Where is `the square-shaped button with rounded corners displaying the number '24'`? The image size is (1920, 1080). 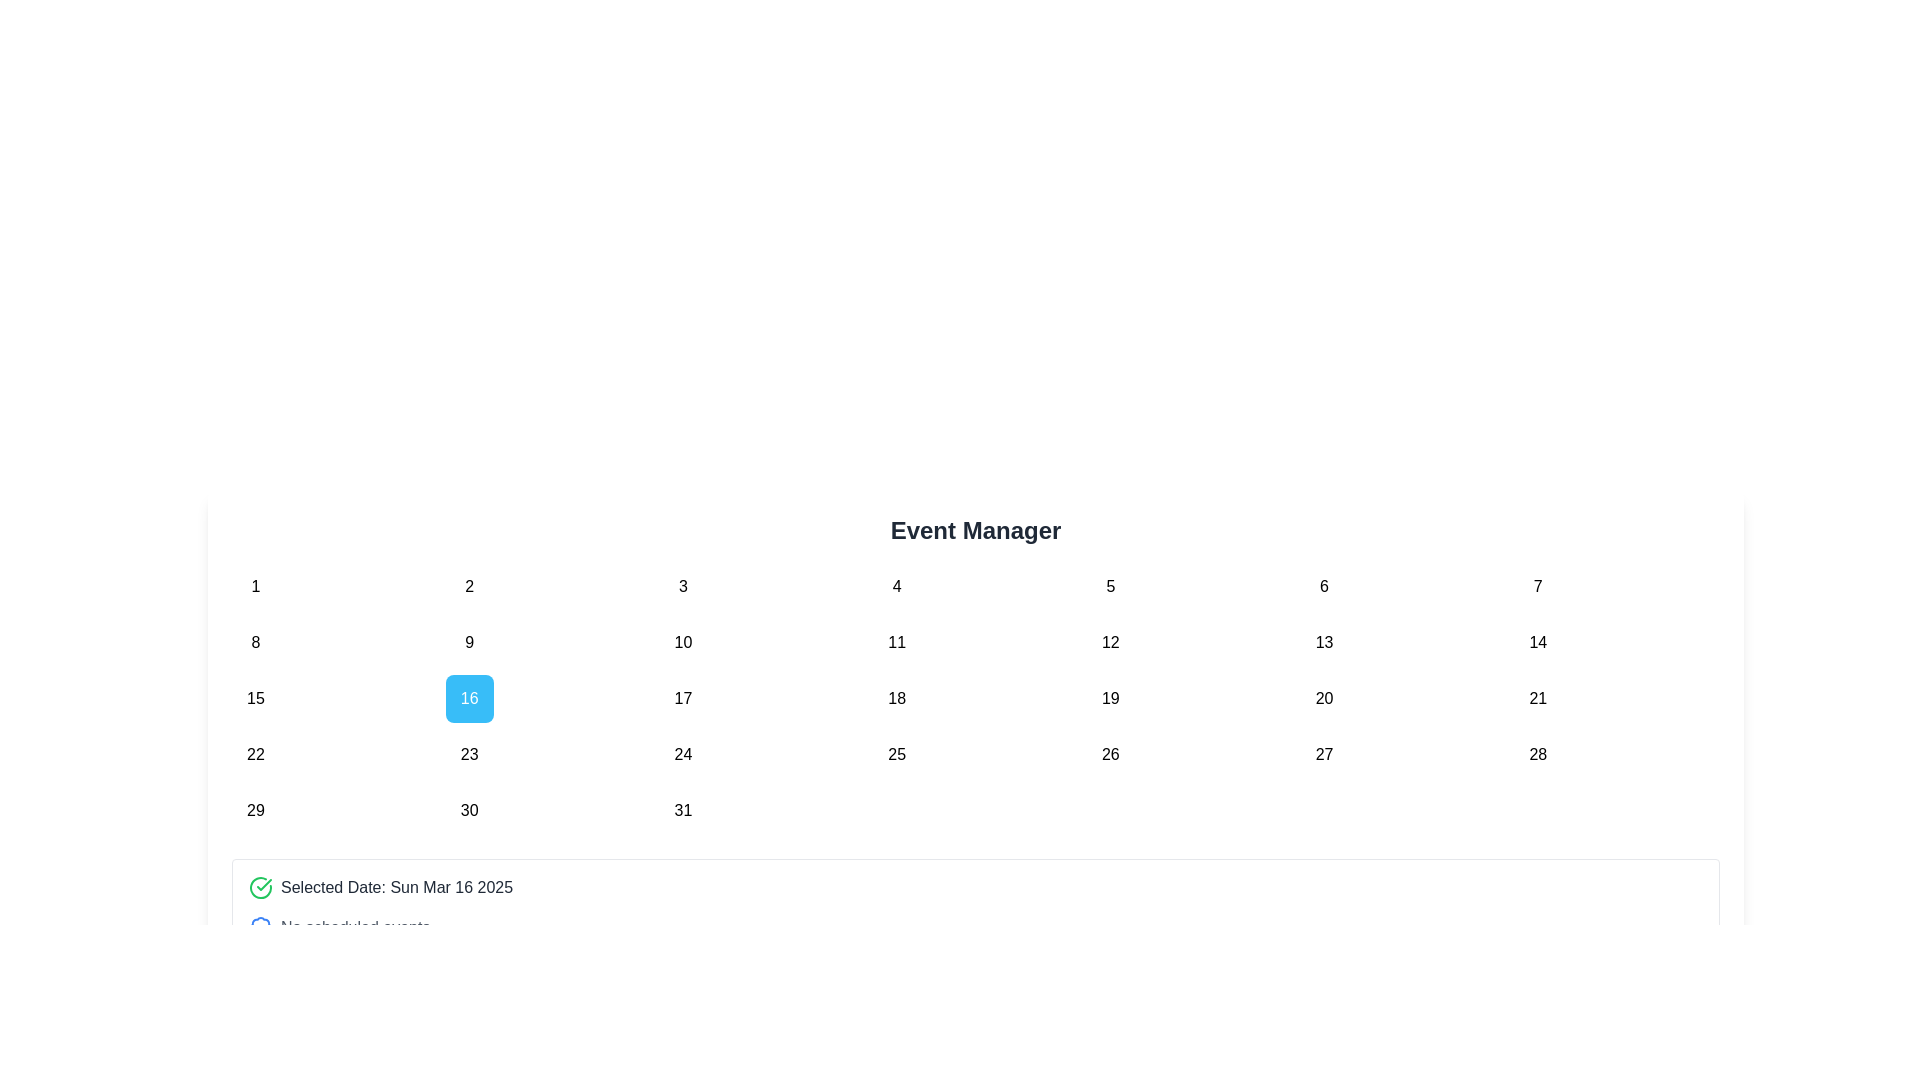 the square-shaped button with rounded corners displaying the number '24' is located at coordinates (683, 755).